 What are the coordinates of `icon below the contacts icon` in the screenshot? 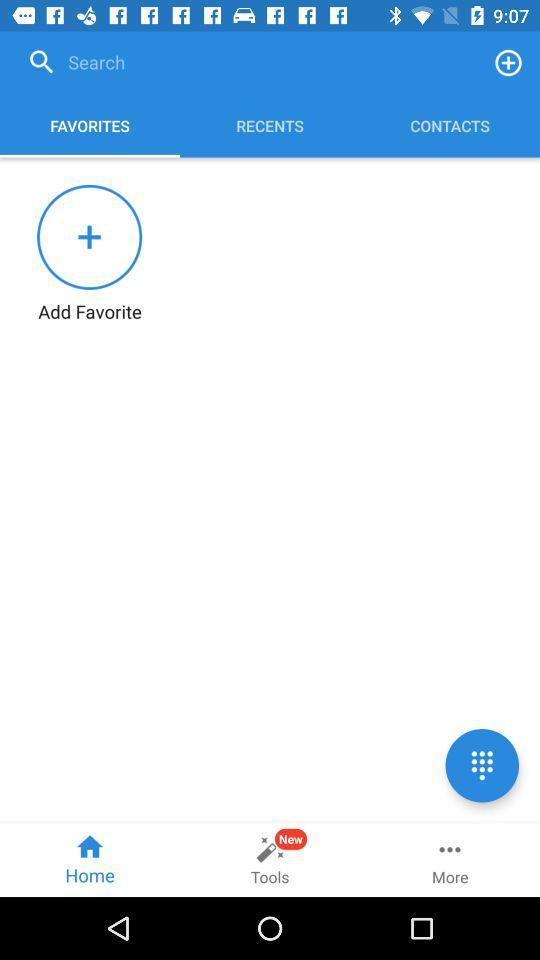 It's located at (481, 764).